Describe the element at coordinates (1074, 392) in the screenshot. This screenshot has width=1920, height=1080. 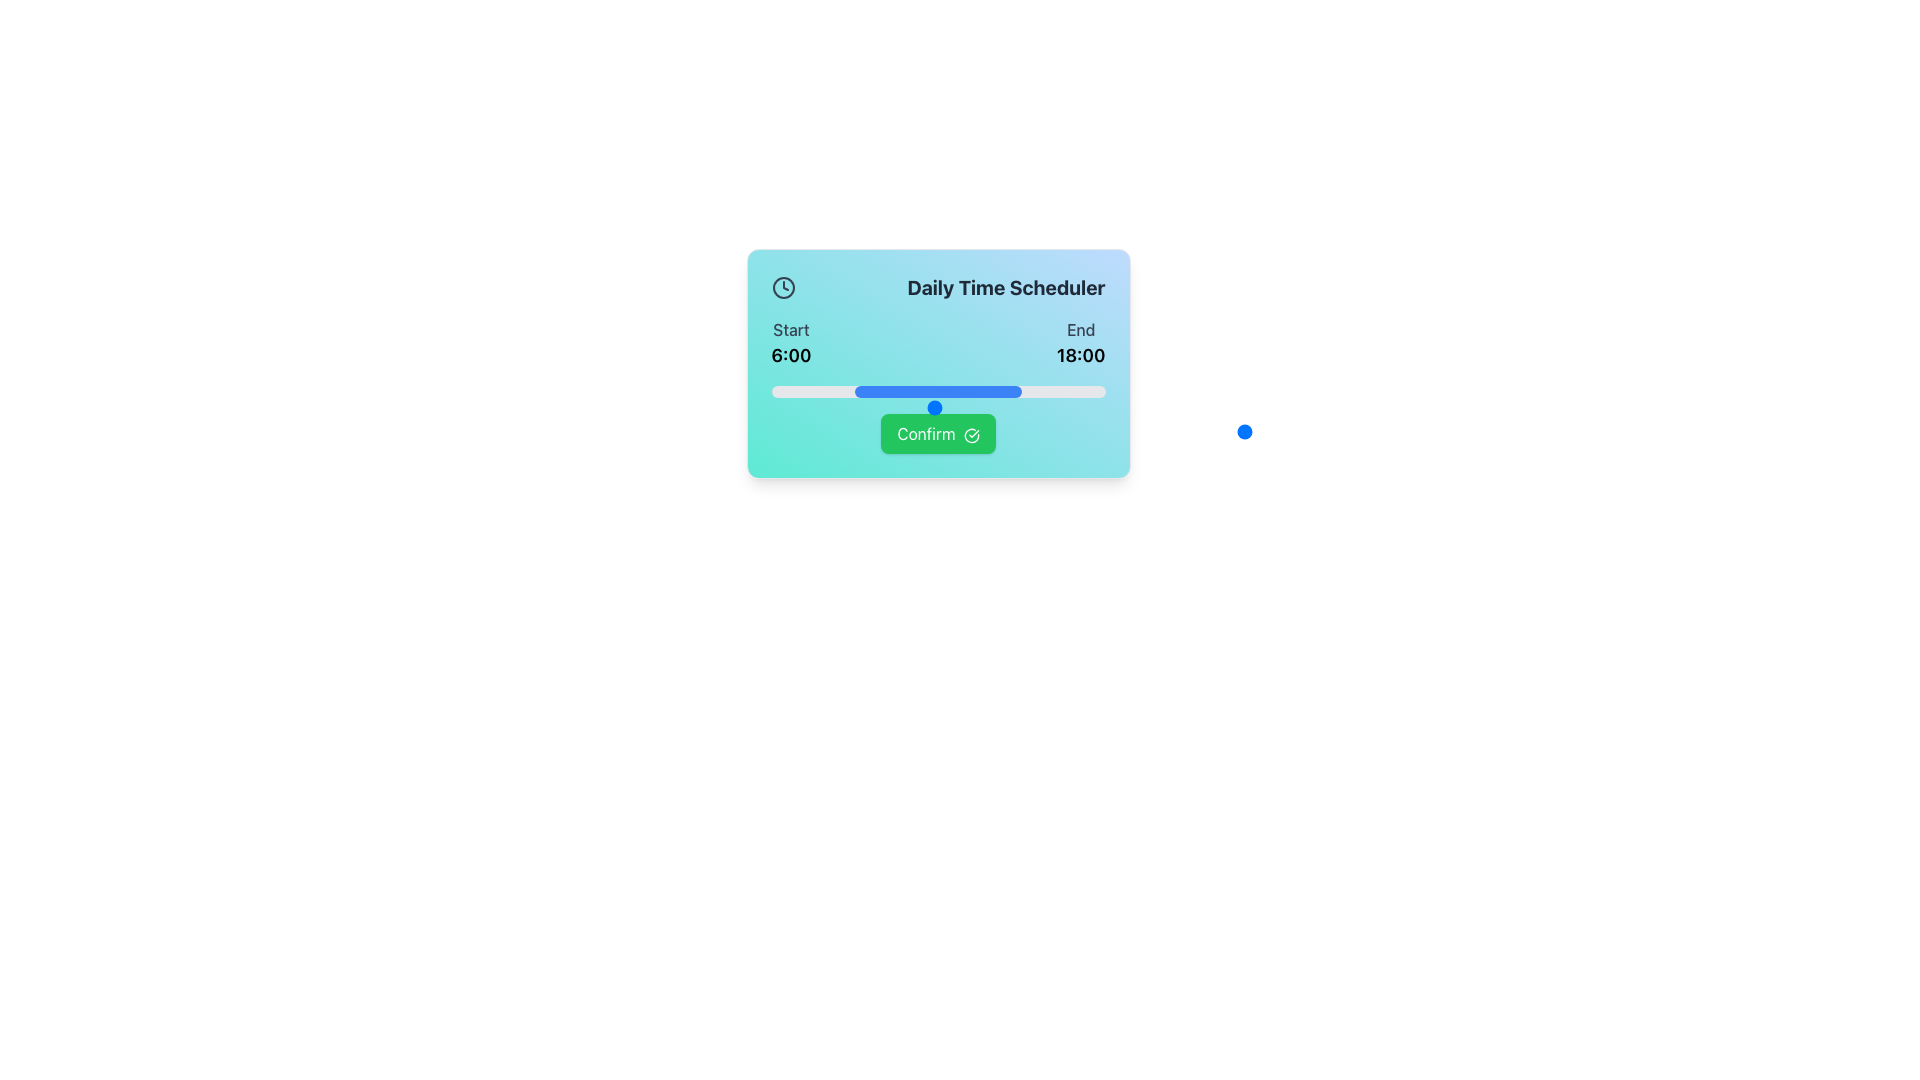
I see `the slider` at that location.